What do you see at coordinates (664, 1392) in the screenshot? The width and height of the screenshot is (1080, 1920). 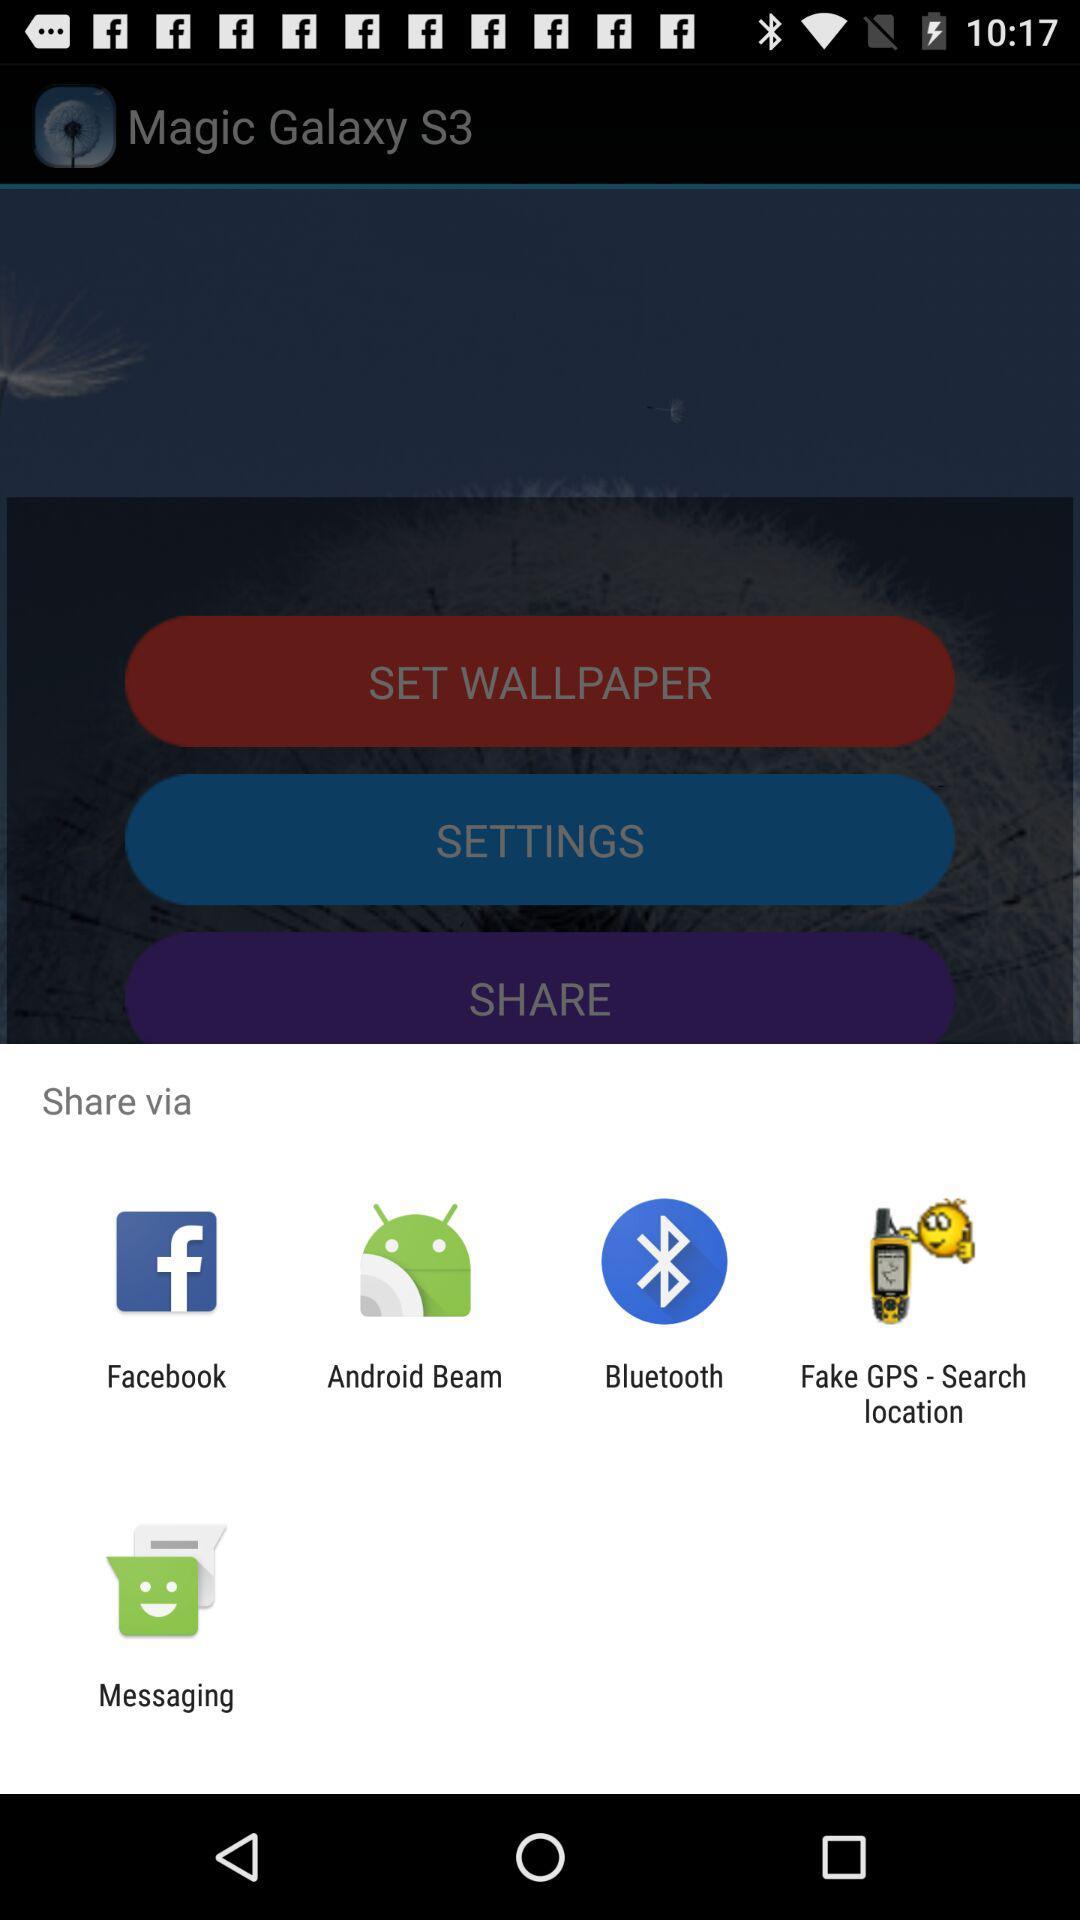 I see `the item to the left of fake gps search` at bounding box center [664, 1392].